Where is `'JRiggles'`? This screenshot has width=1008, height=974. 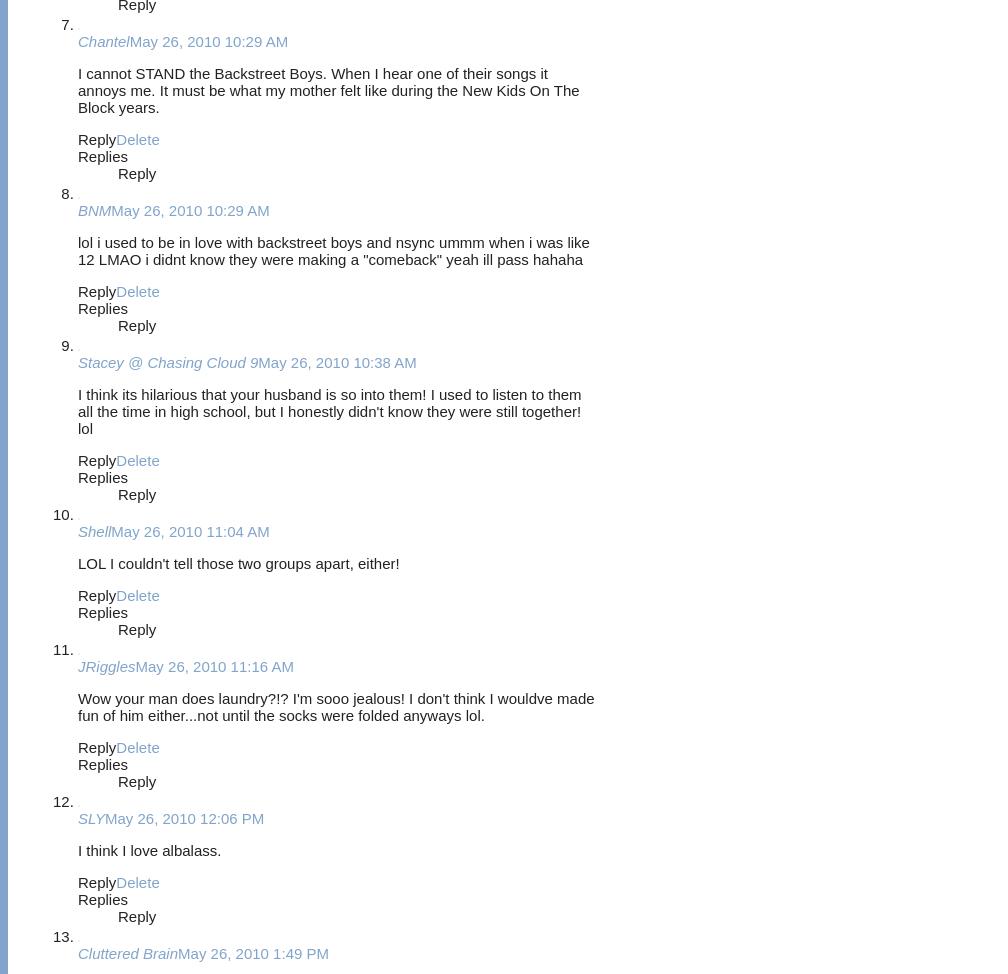 'JRiggles' is located at coordinates (106, 665).